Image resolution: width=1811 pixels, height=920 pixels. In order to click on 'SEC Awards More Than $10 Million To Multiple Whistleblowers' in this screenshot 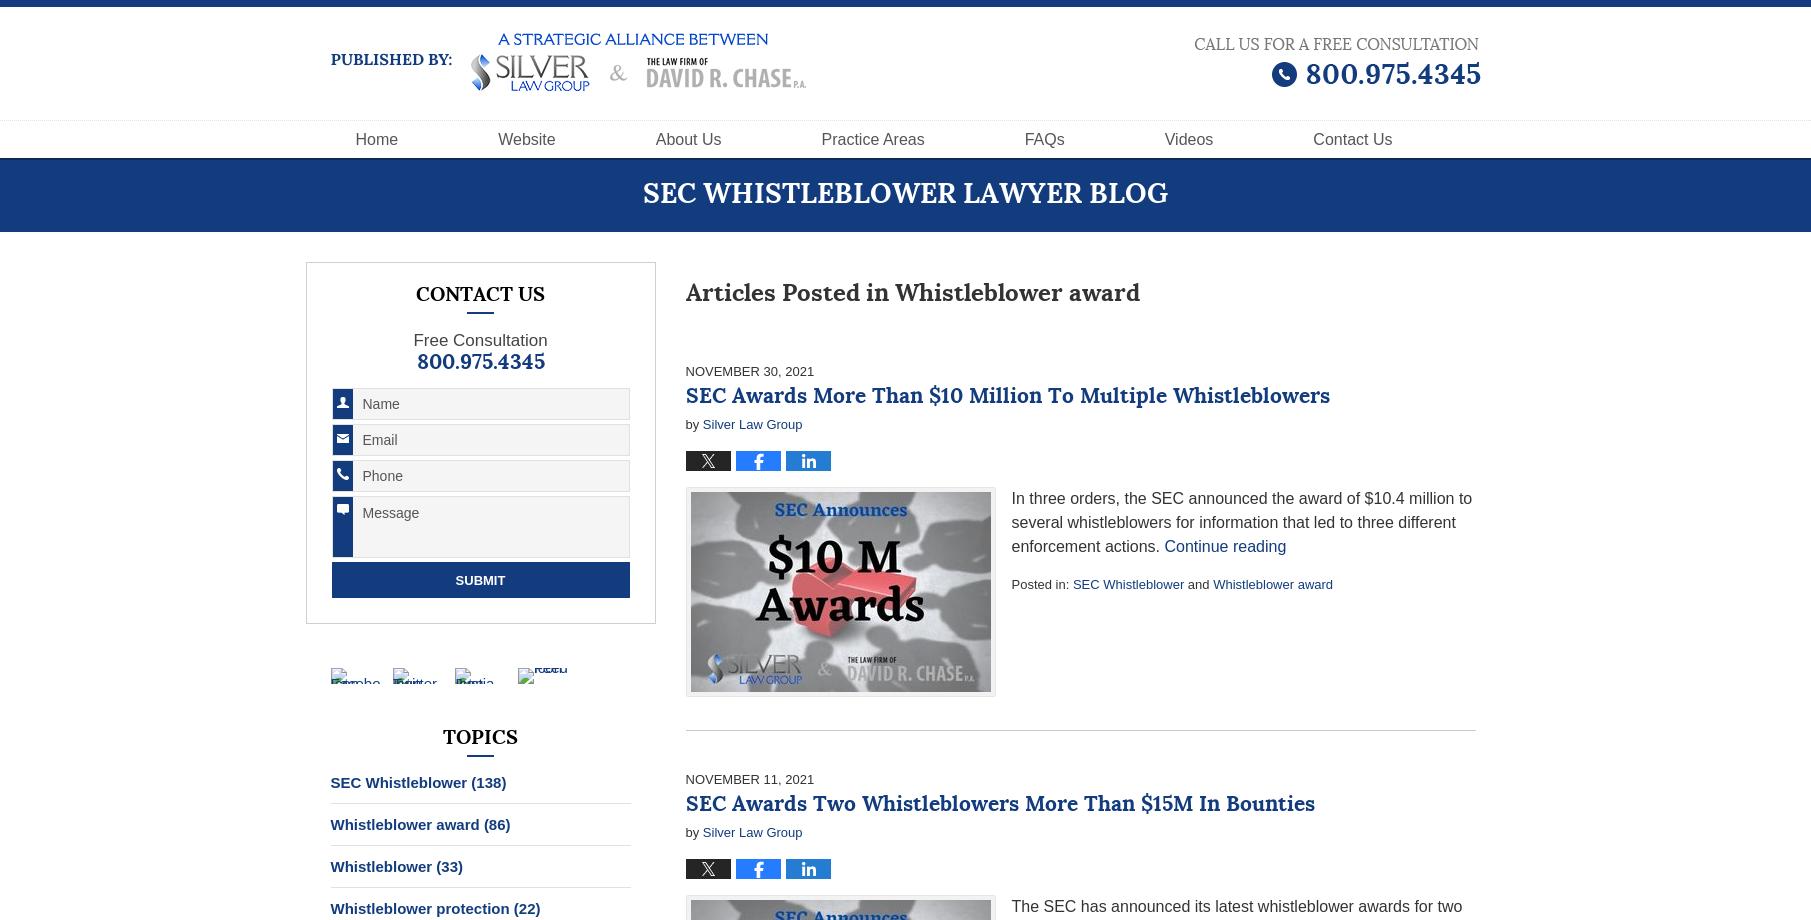, I will do `click(1005, 395)`.